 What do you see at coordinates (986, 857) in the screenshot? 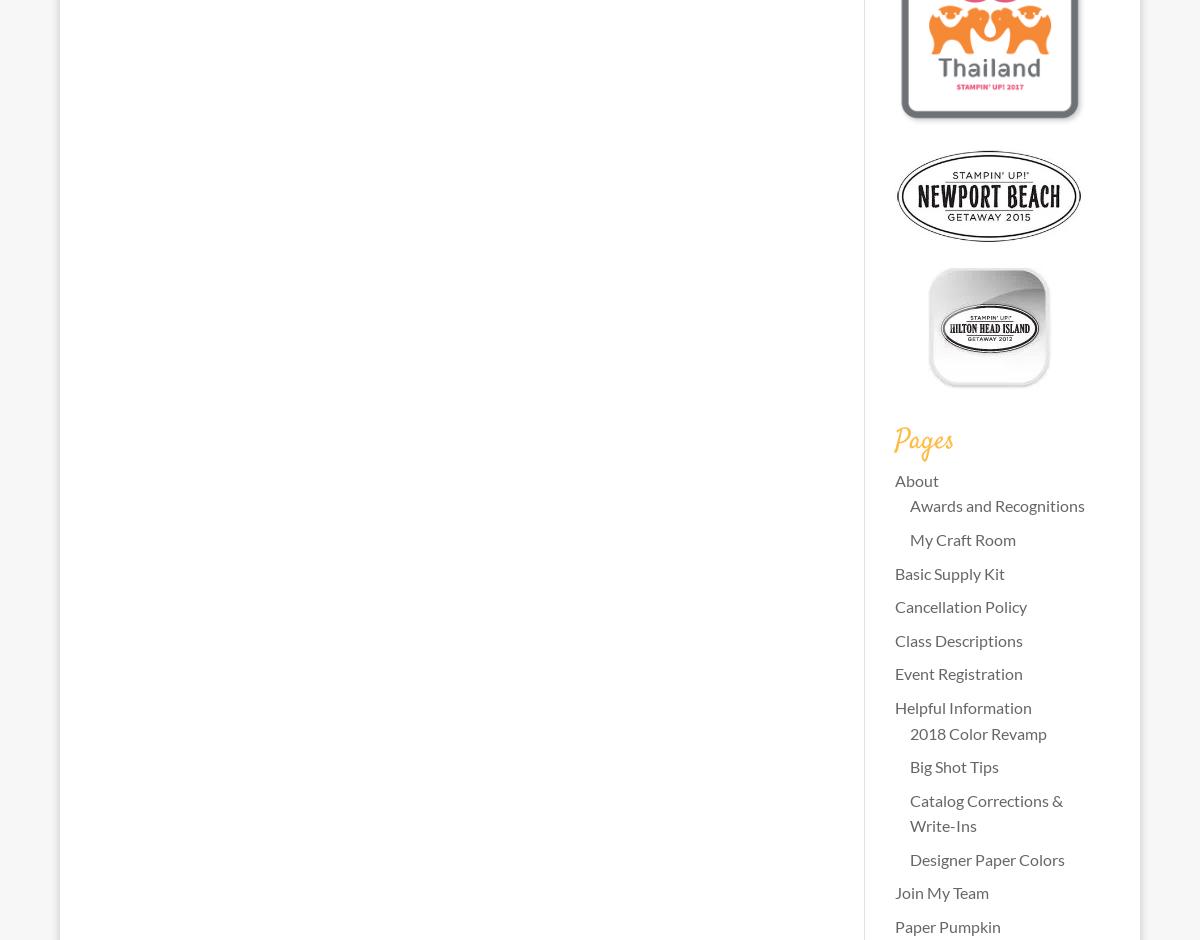
I see `'Designer Paper Colors'` at bounding box center [986, 857].